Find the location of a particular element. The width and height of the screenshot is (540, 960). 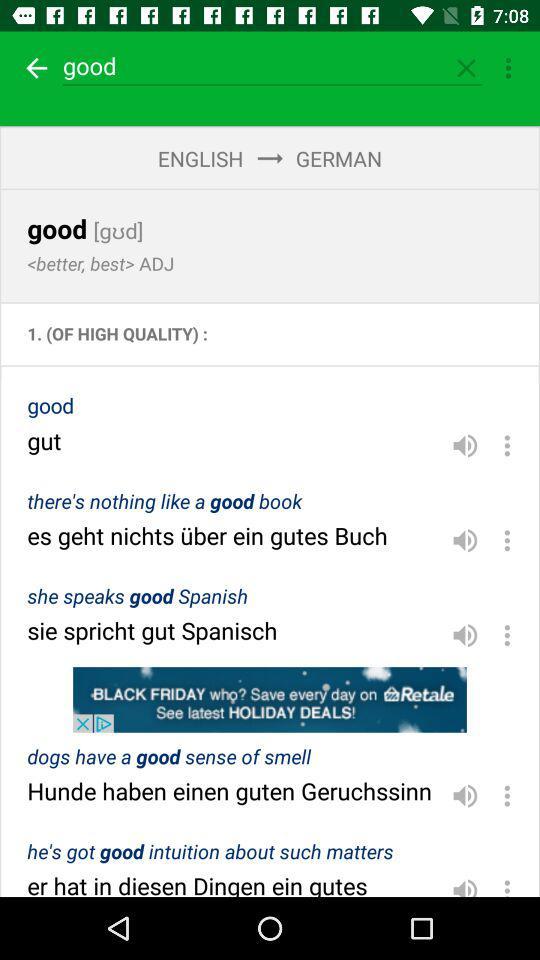

volume is located at coordinates (465, 539).